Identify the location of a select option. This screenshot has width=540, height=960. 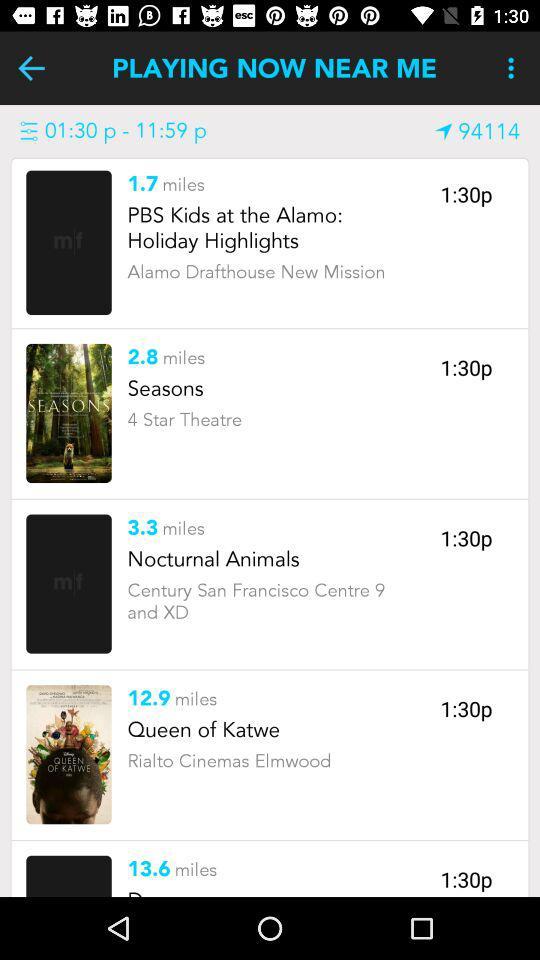
(68, 412).